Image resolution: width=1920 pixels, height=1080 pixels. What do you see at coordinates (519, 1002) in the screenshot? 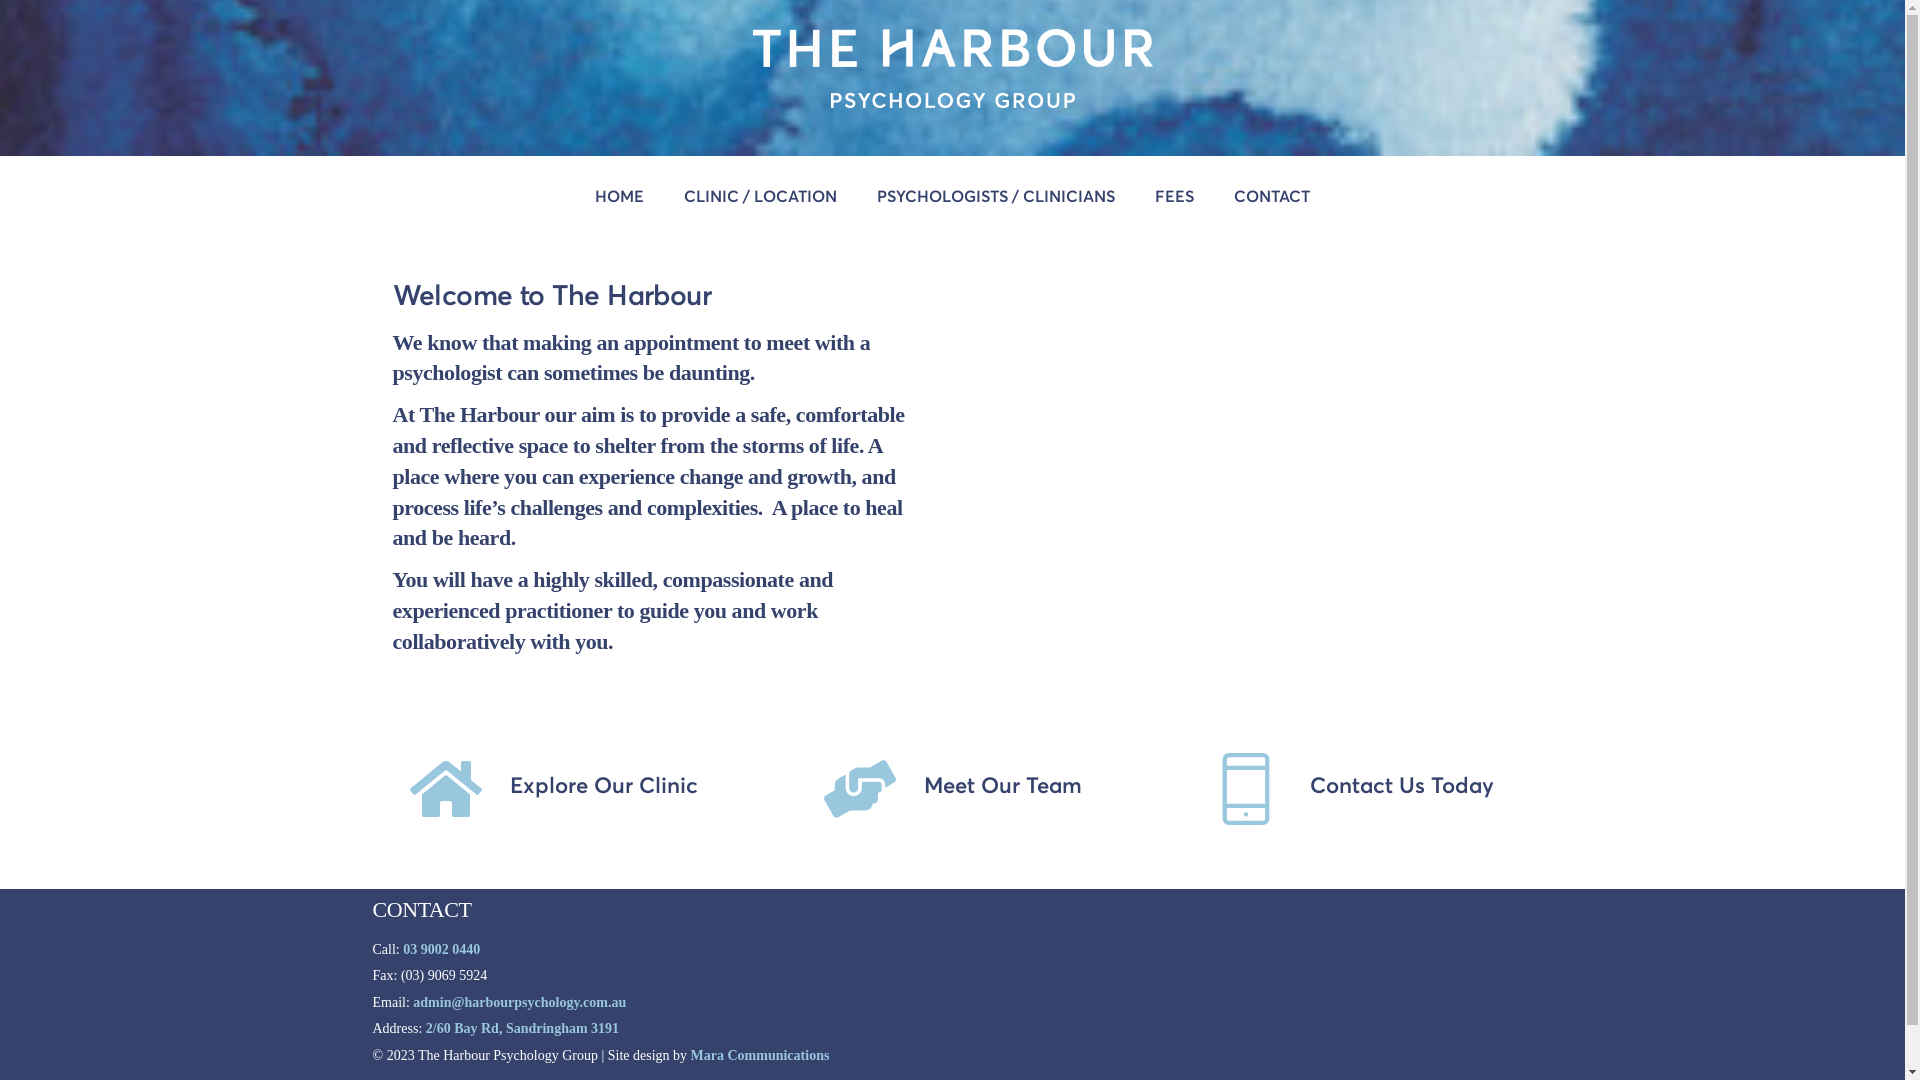
I see `'admin@harbourpsychology.com.au'` at bounding box center [519, 1002].